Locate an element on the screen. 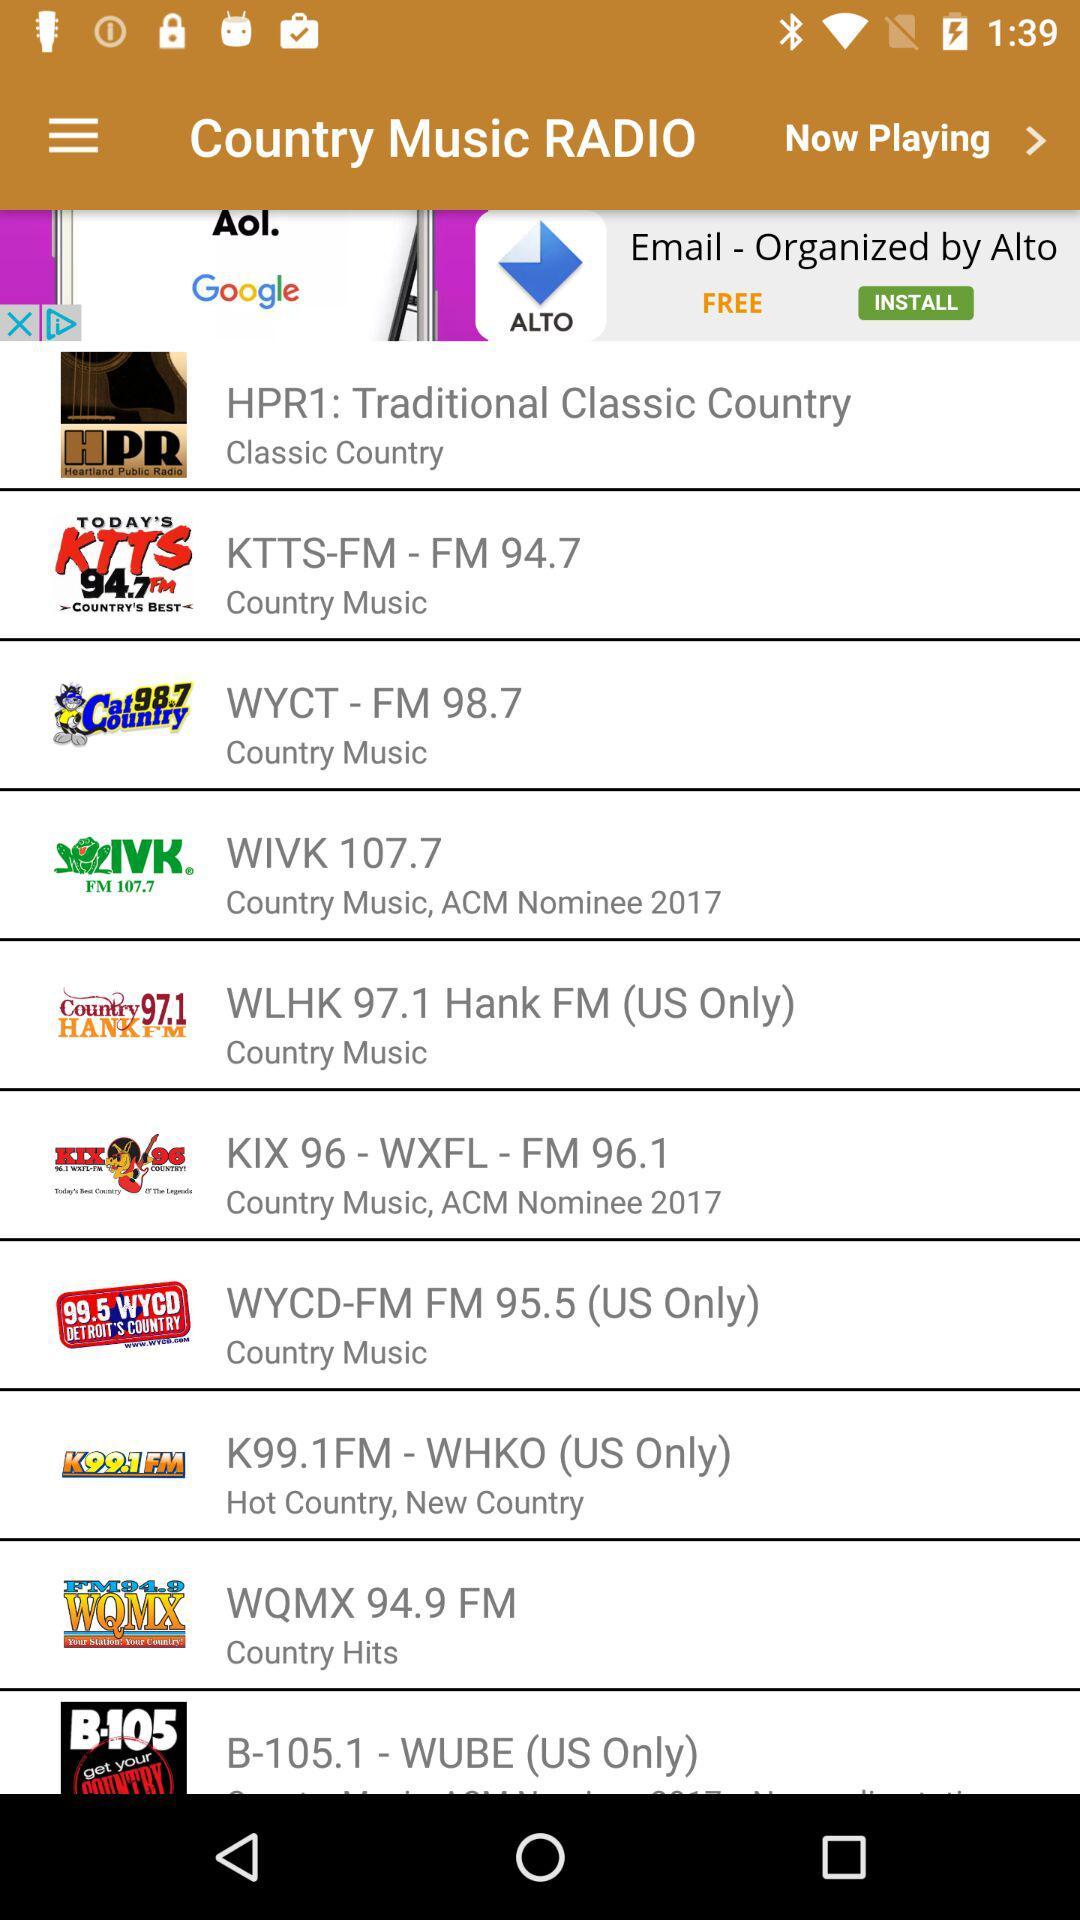  switch autoplay option button is located at coordinates (540, 274).